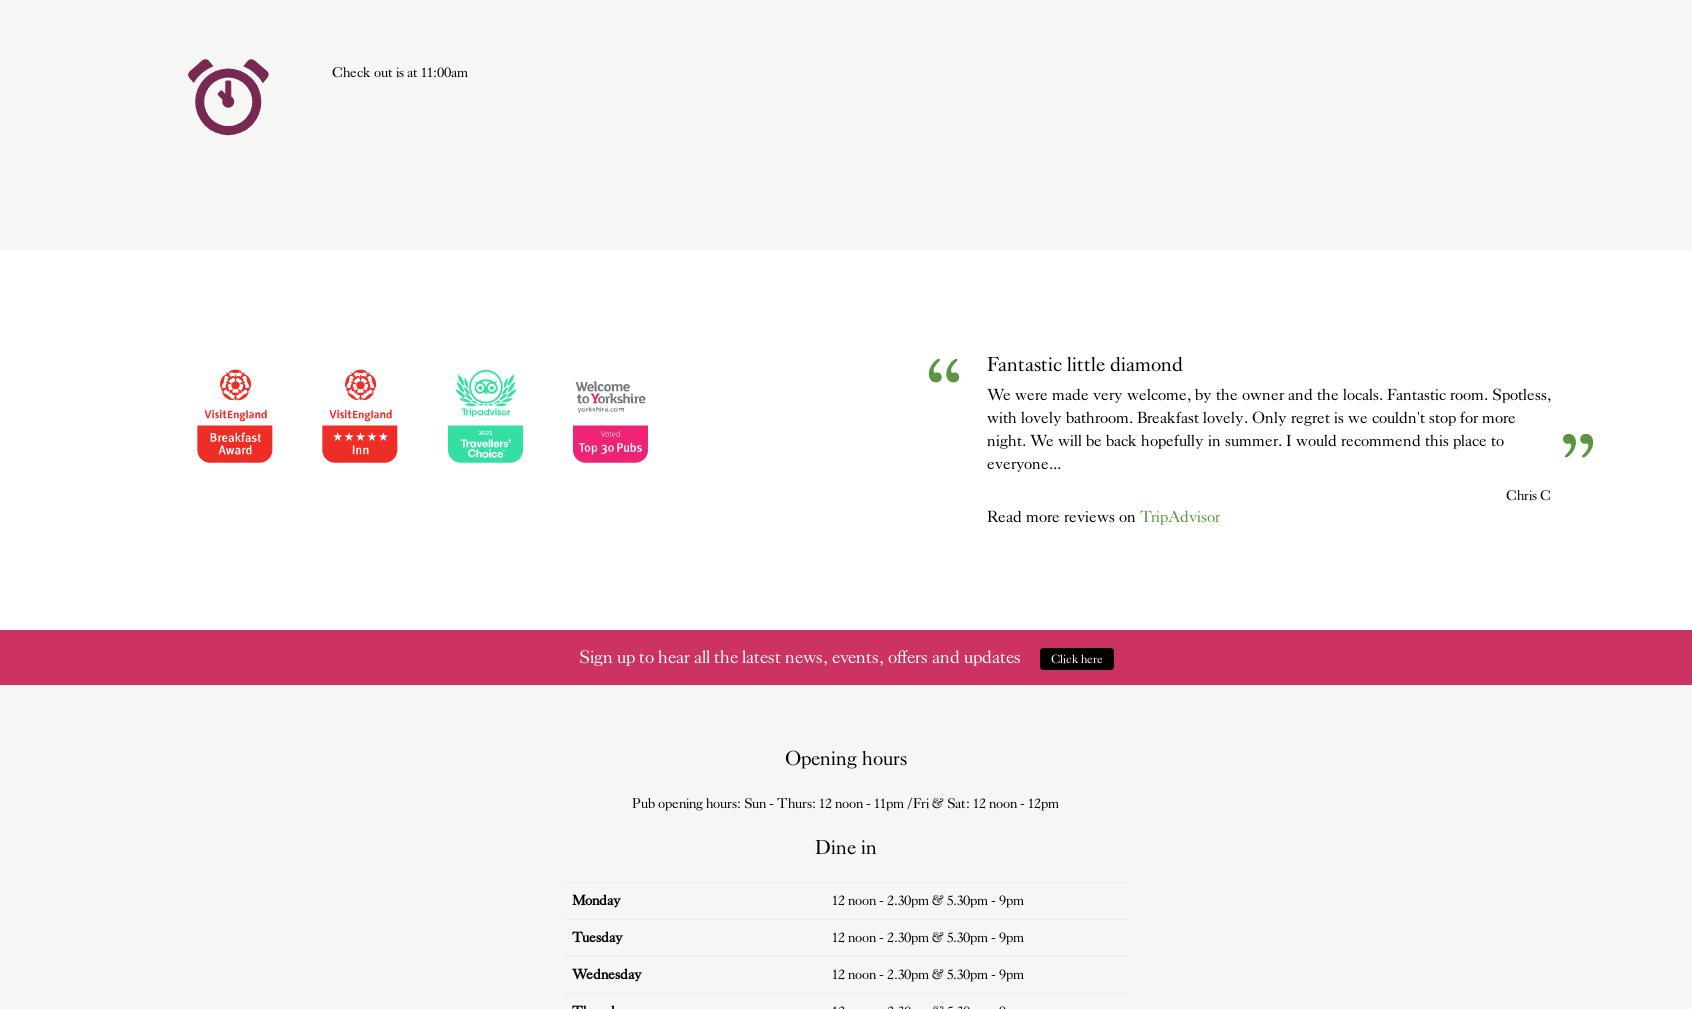 This screenshot has width=1692, height=1009. I want to click on 'Chris C', so click(1527, 493).